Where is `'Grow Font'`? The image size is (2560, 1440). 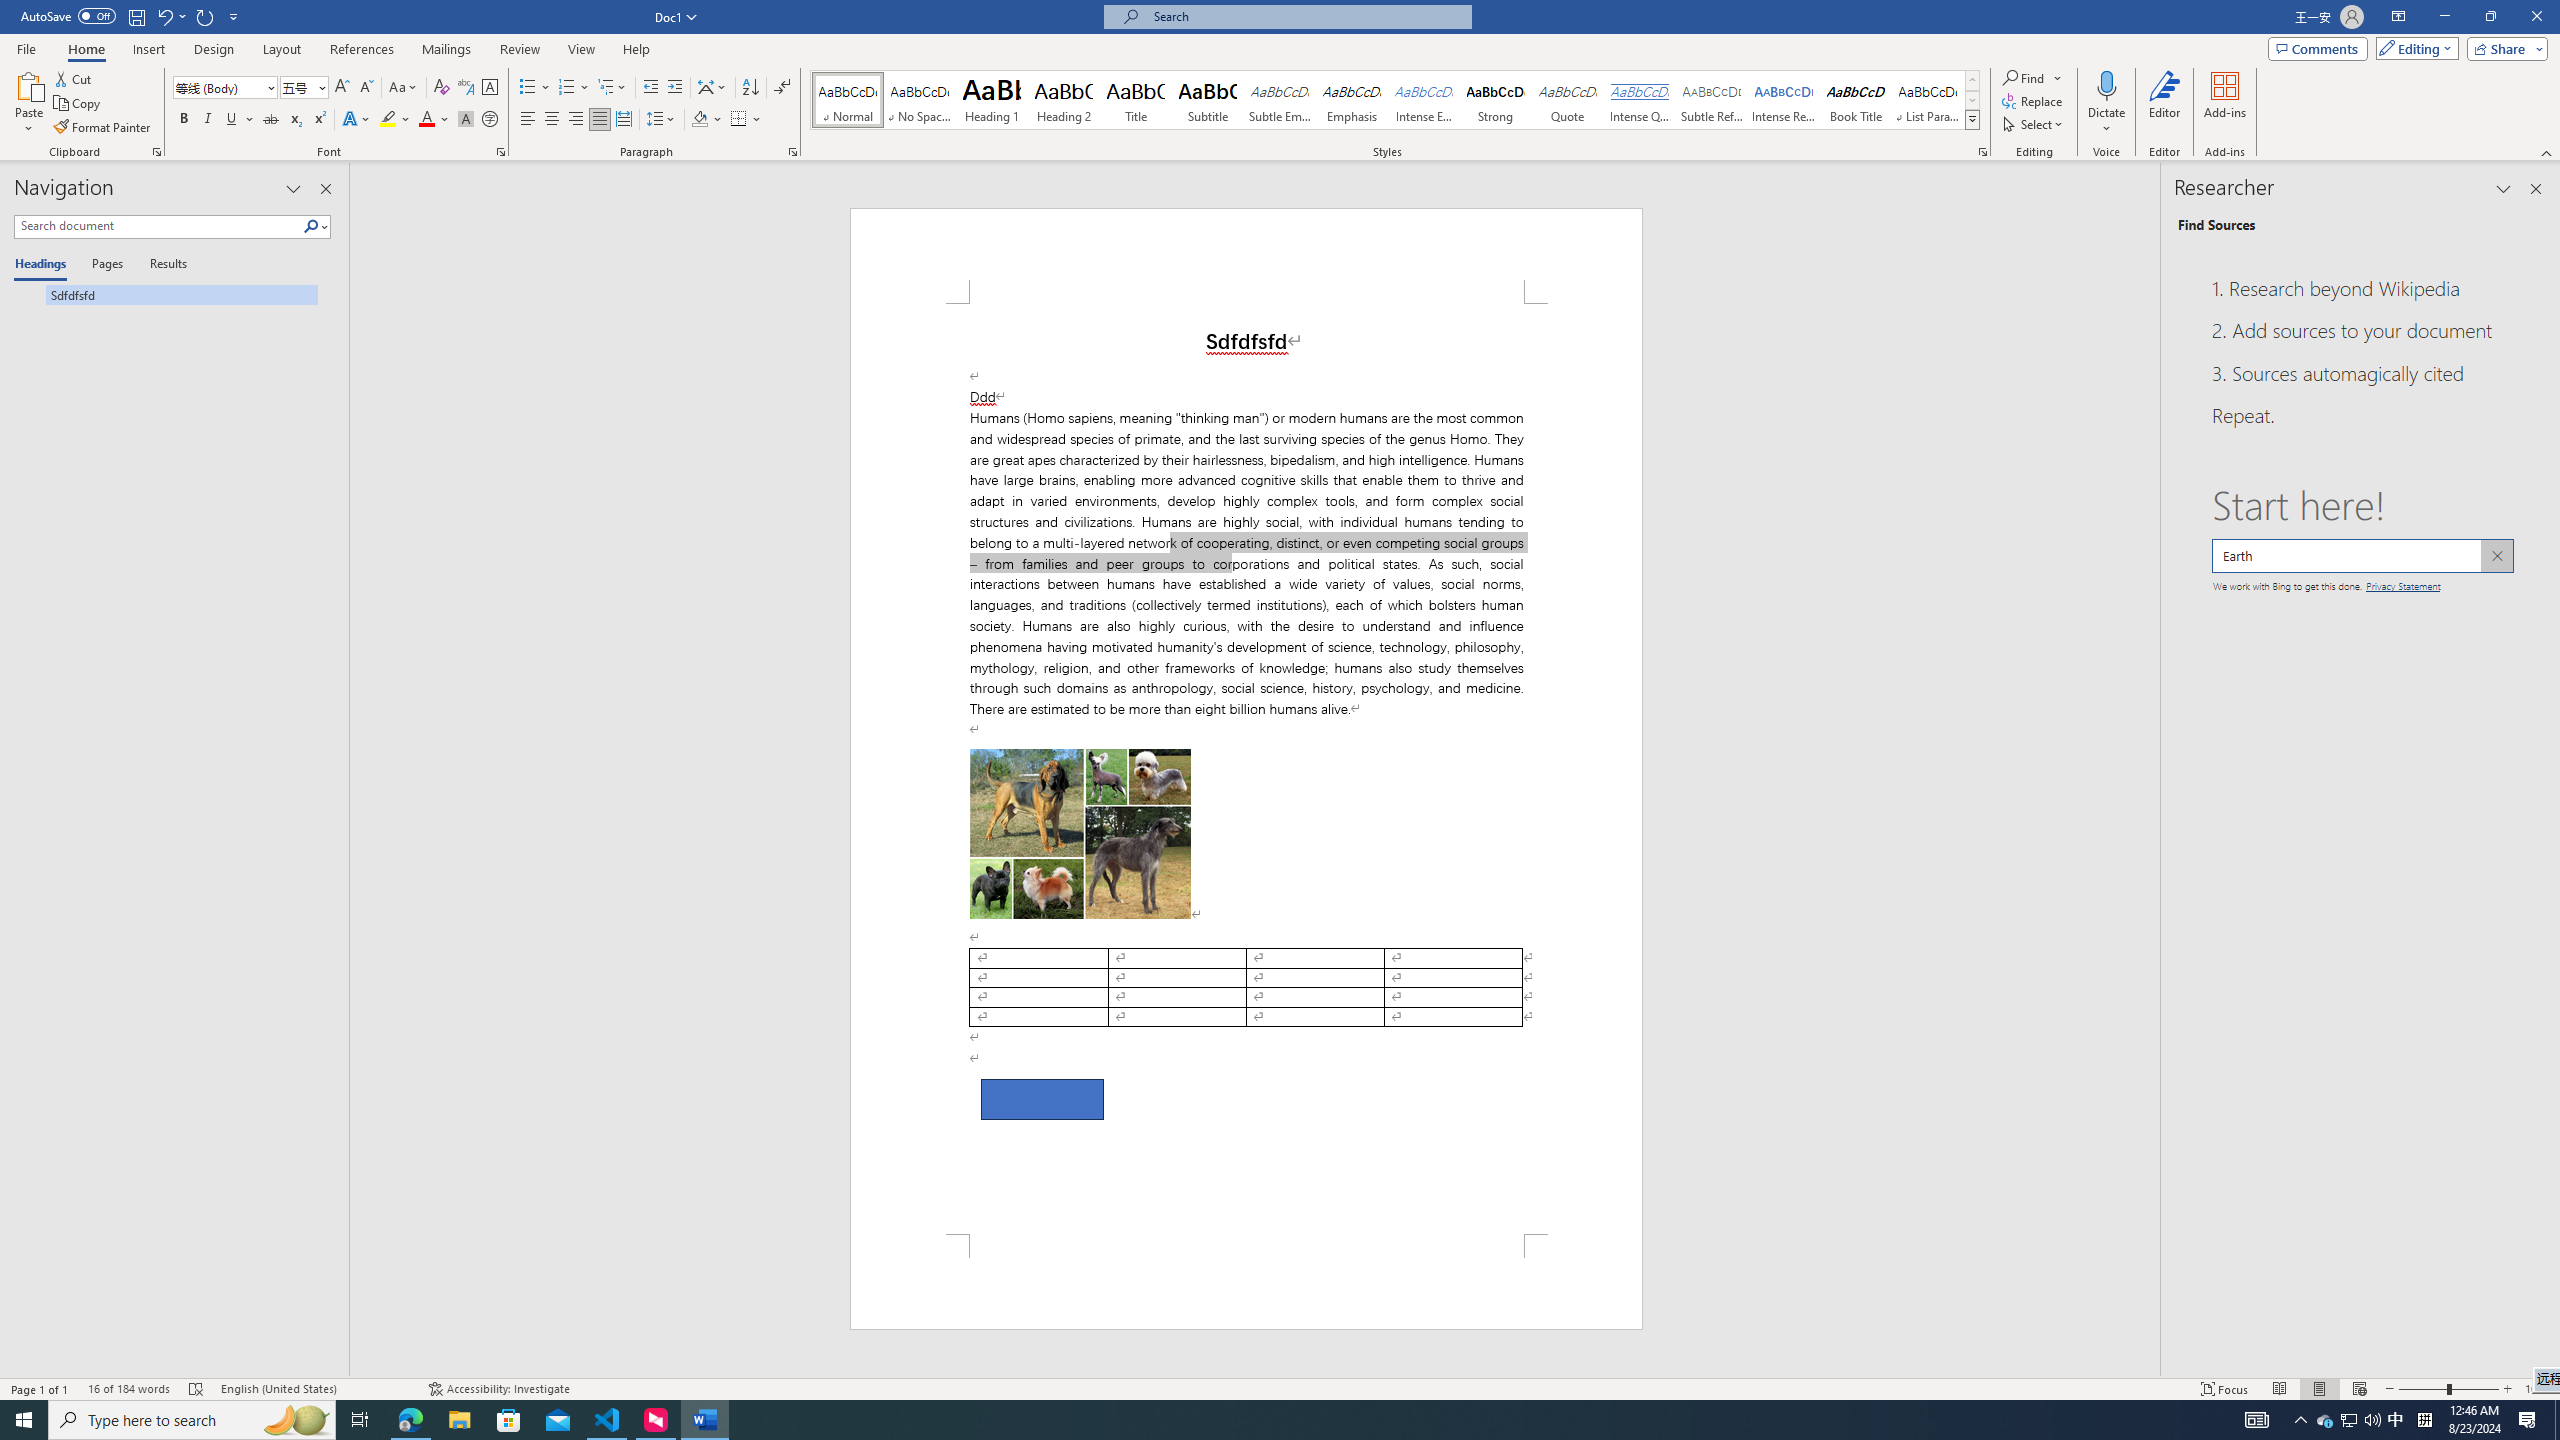
'Grow Font' is located at coordinates (341, 87).